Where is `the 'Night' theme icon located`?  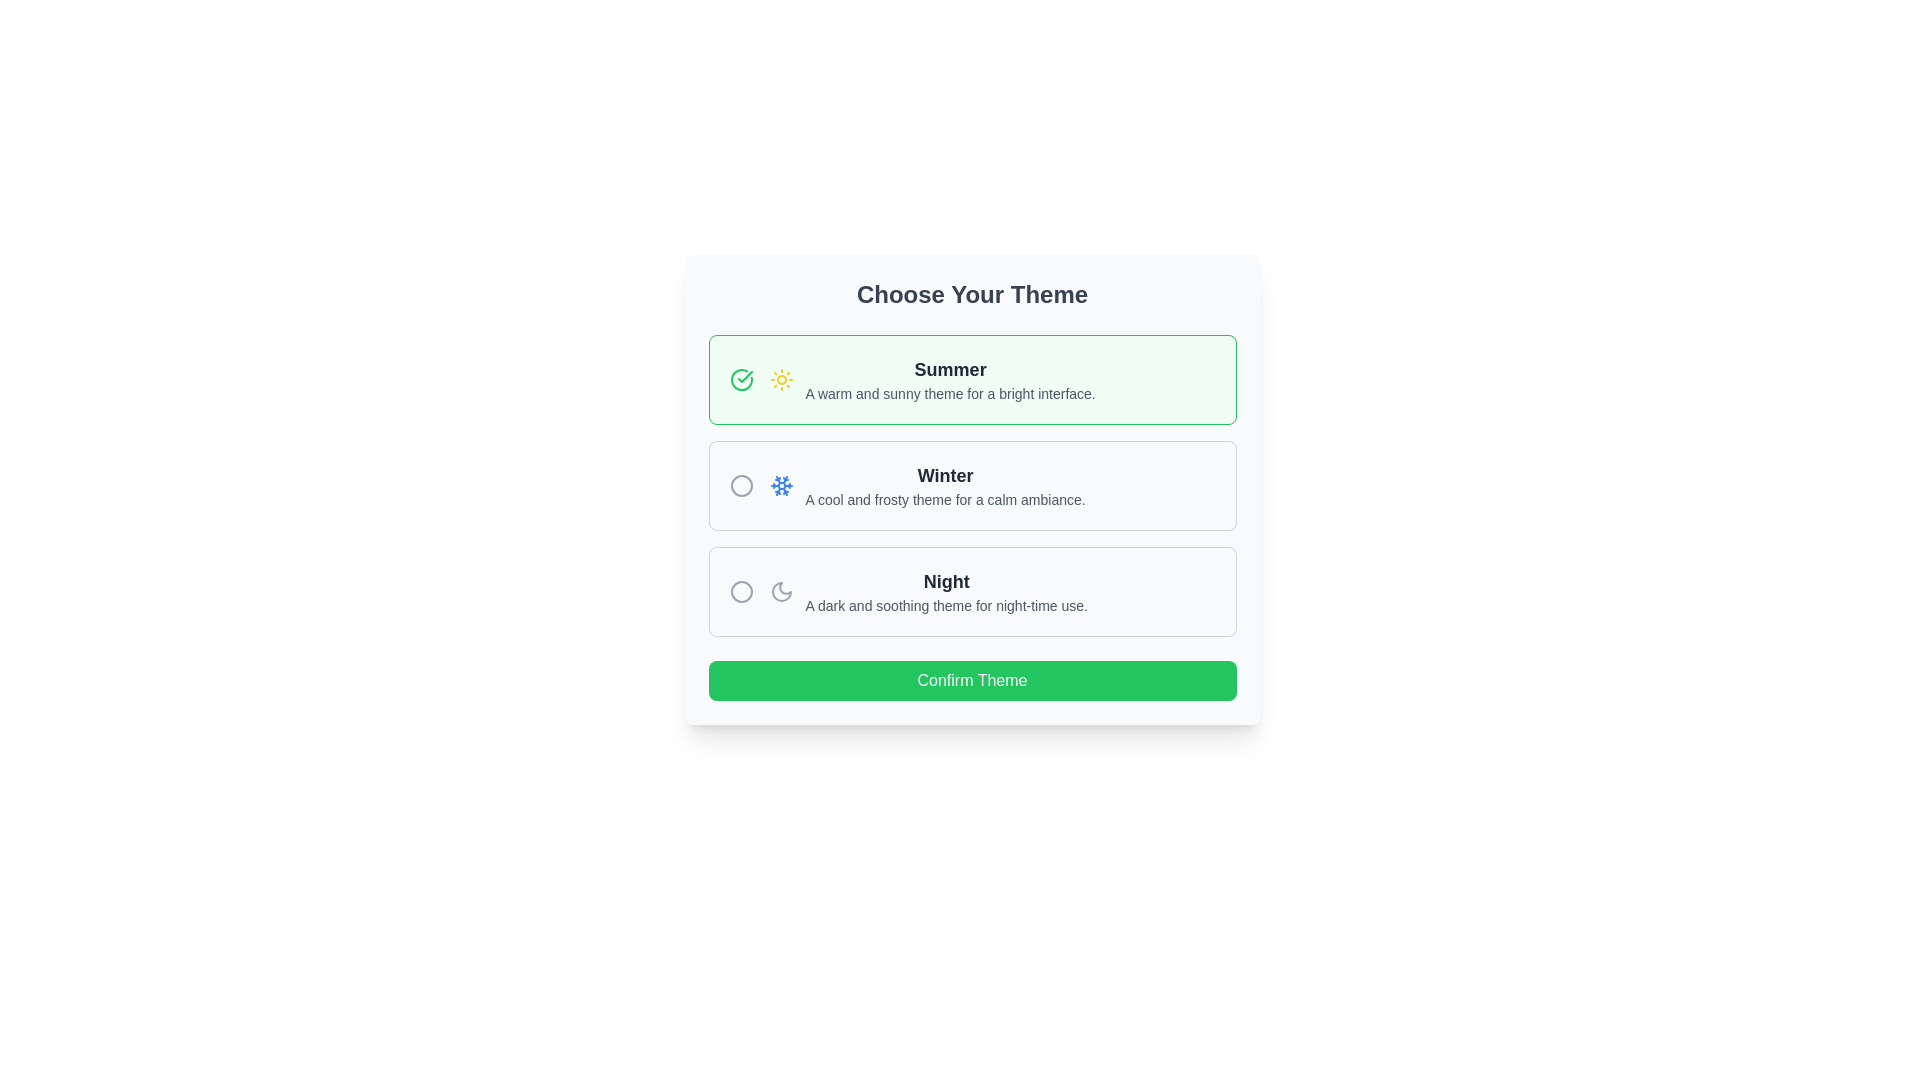 the 'Night' theme icon located is located at coordinates (780, 590).